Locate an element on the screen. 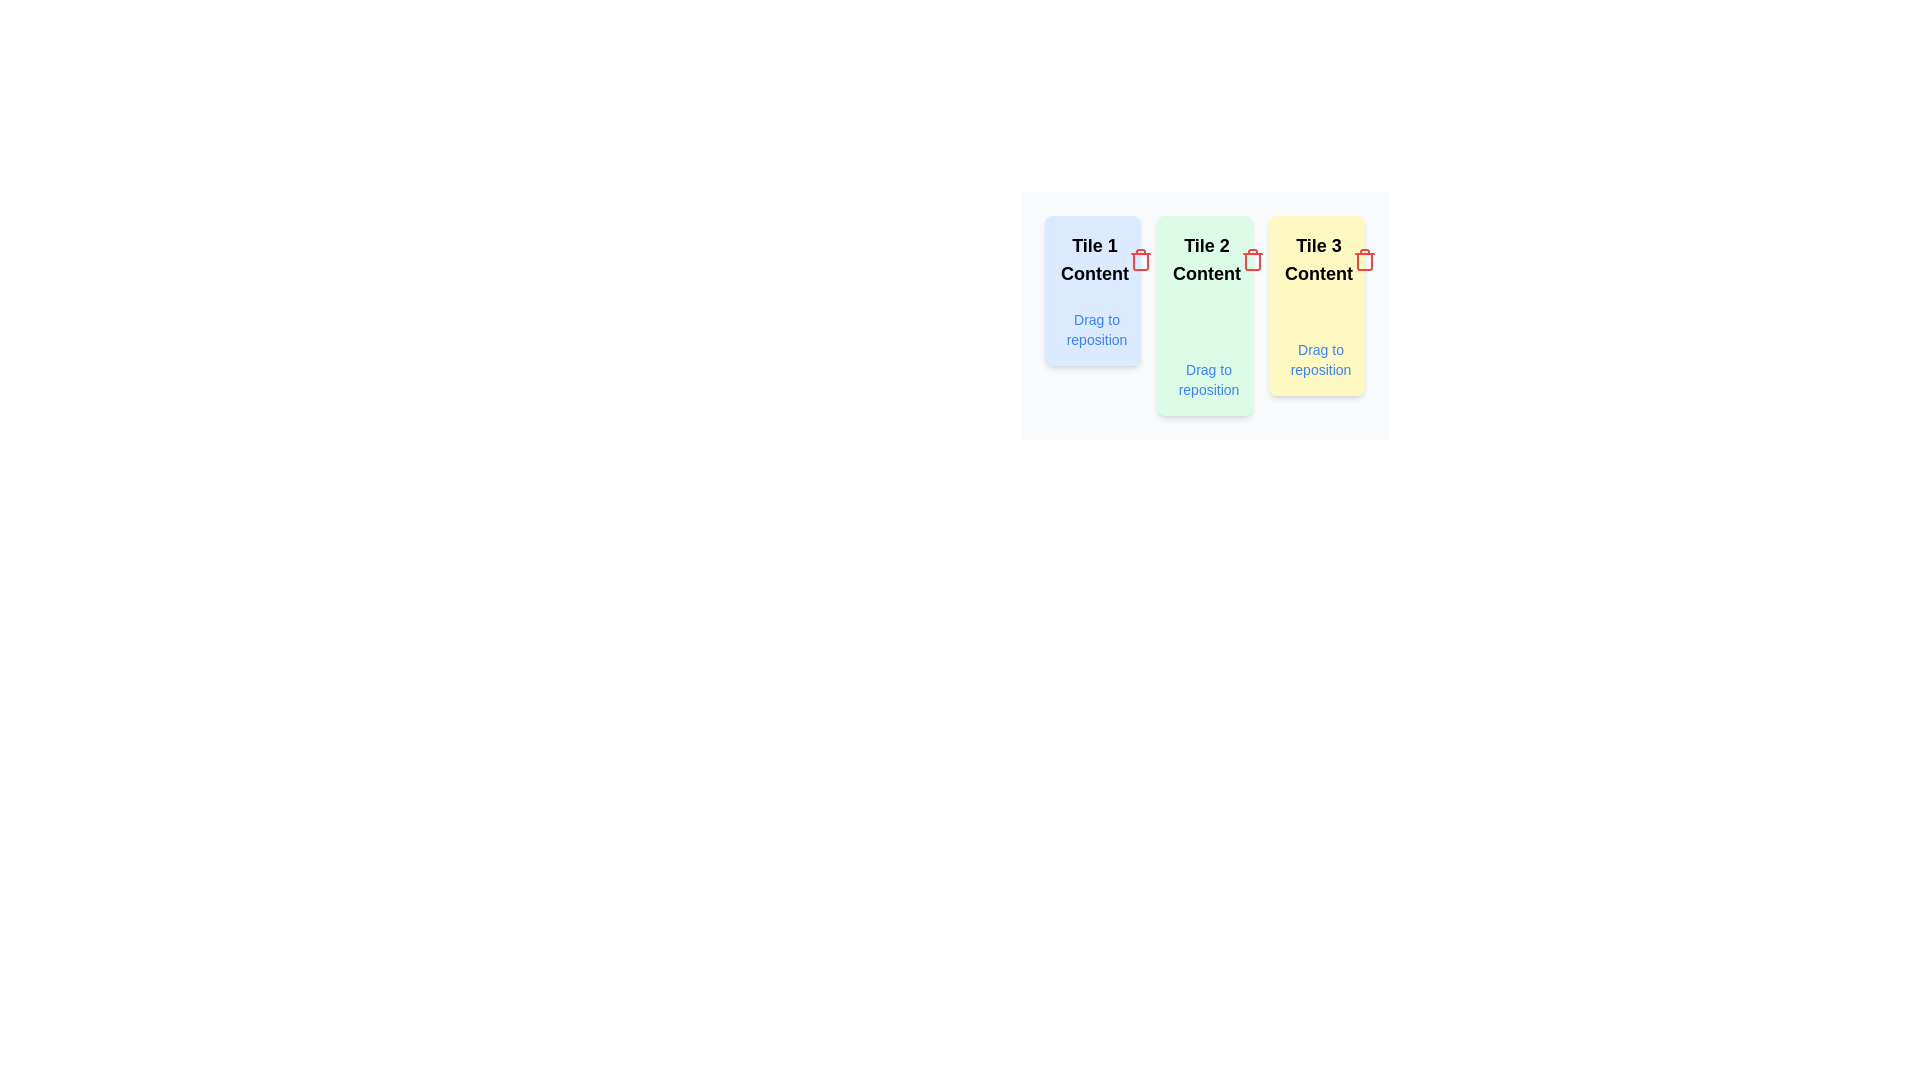 The width and height of the screenshot is (1920, 1080). the interactive tile with a green background and the text 'Tile 2 Content' is located at coordinates (1203, 315).